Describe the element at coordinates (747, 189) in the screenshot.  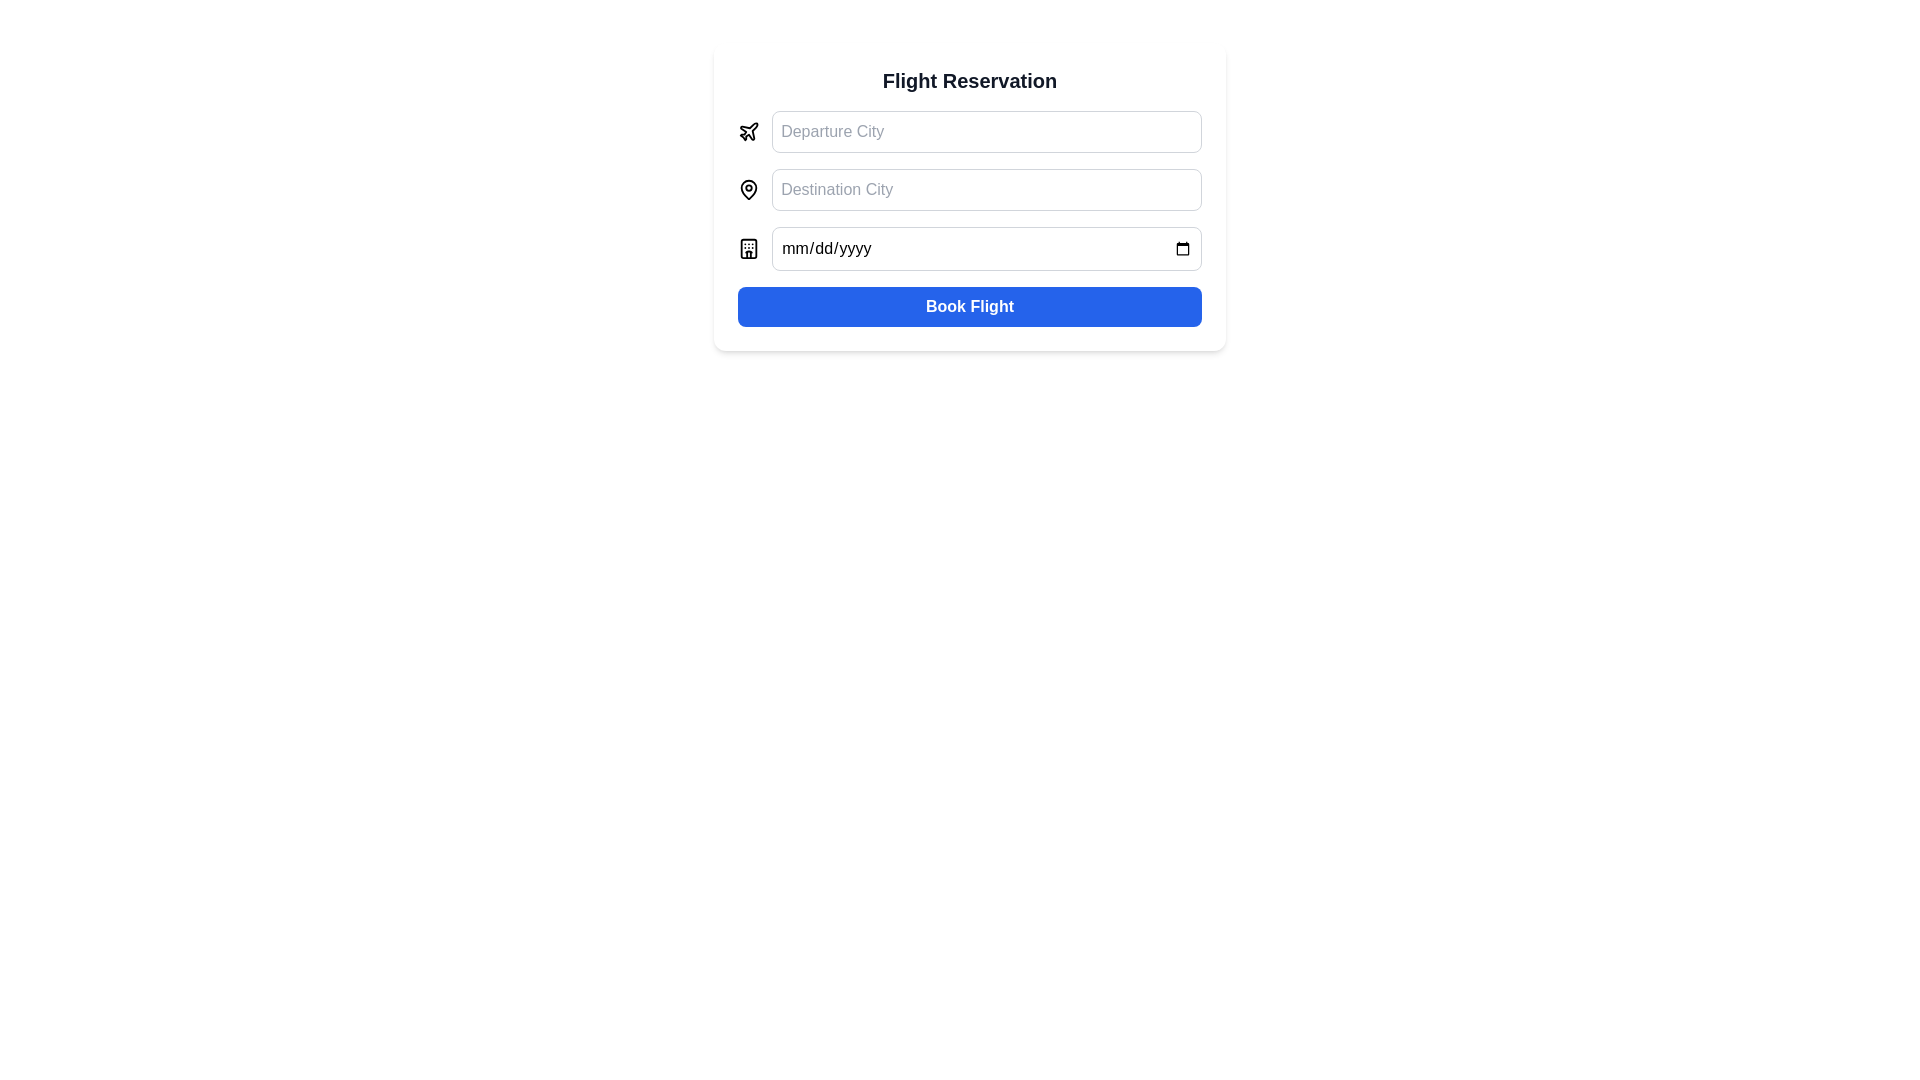
I see `the location pin icon located in the second row of the reservation form, next to the 'Destination City' input box` at that location.